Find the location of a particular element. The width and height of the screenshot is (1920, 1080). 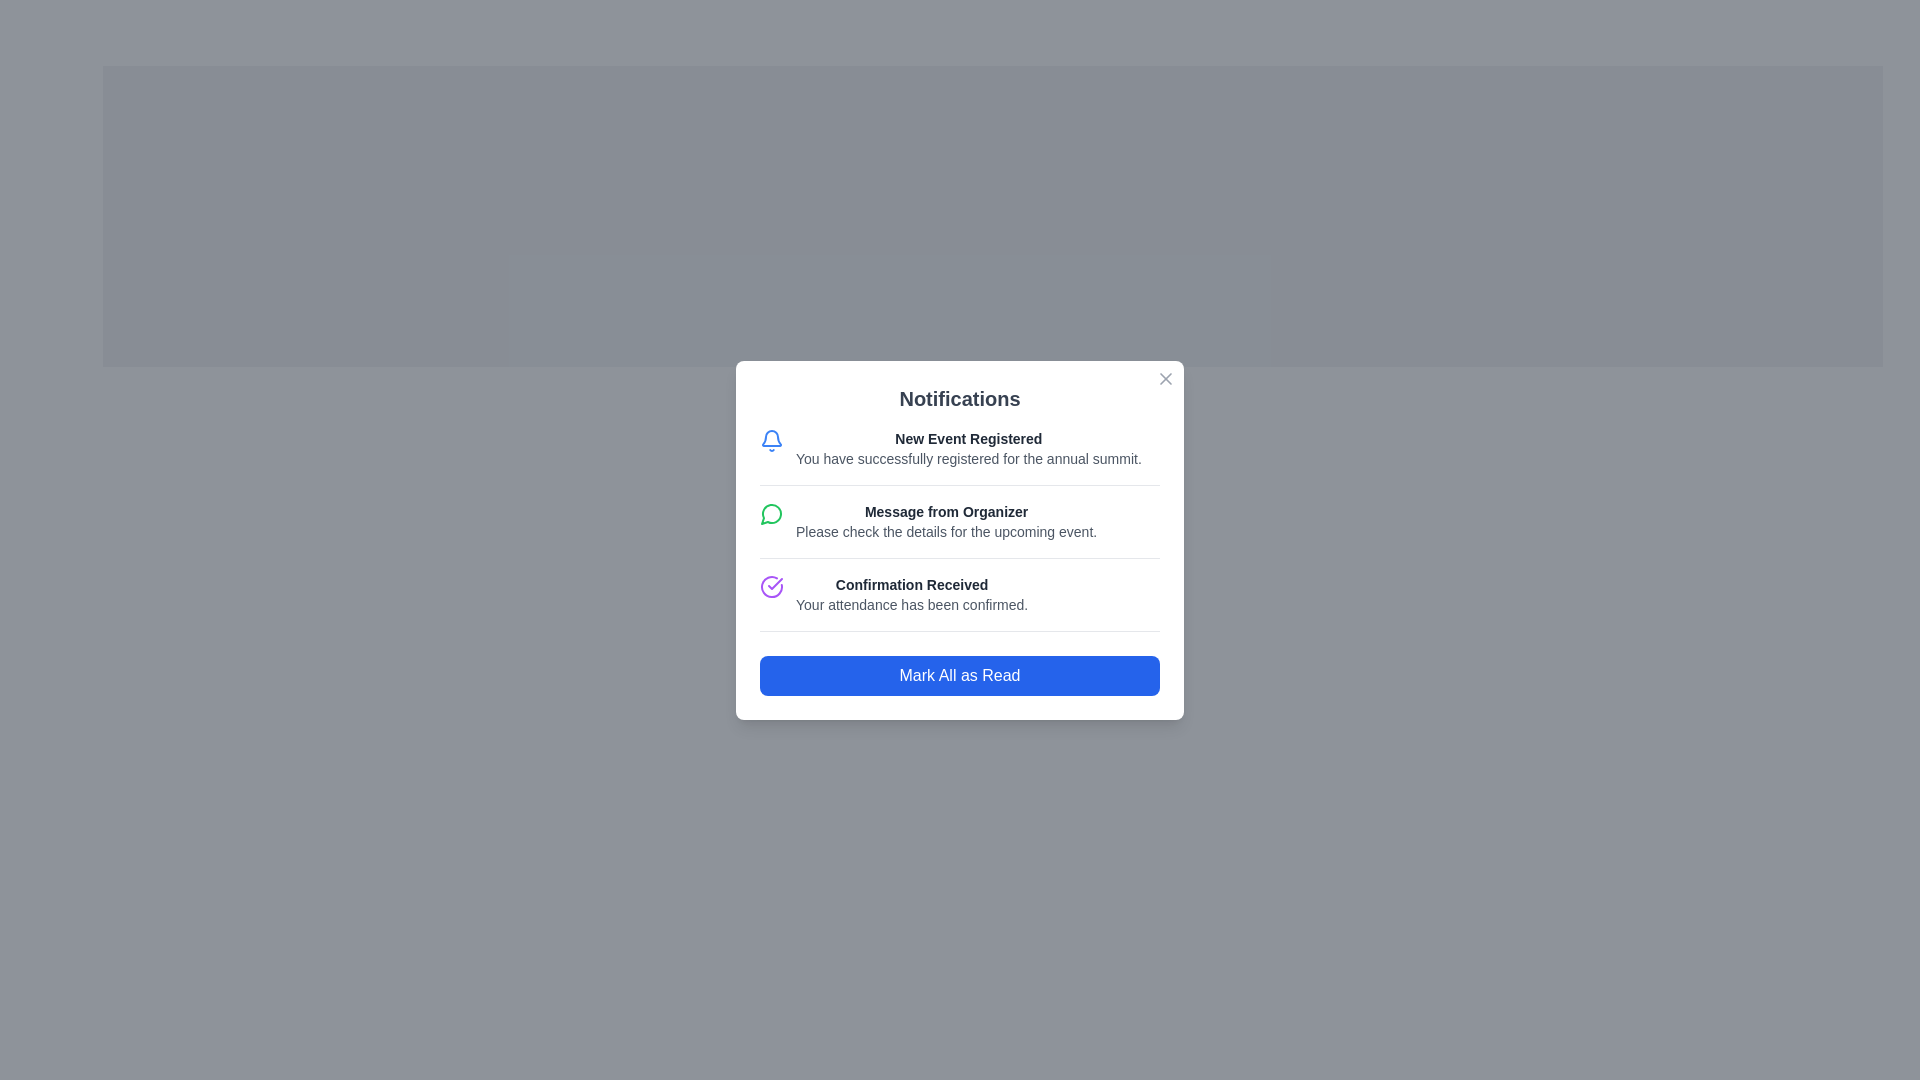

the static text providing additional details related to the notification titled 'Message from Organizer', which is located below the bold line of text in the notification card is located at coordinates (945, 530).